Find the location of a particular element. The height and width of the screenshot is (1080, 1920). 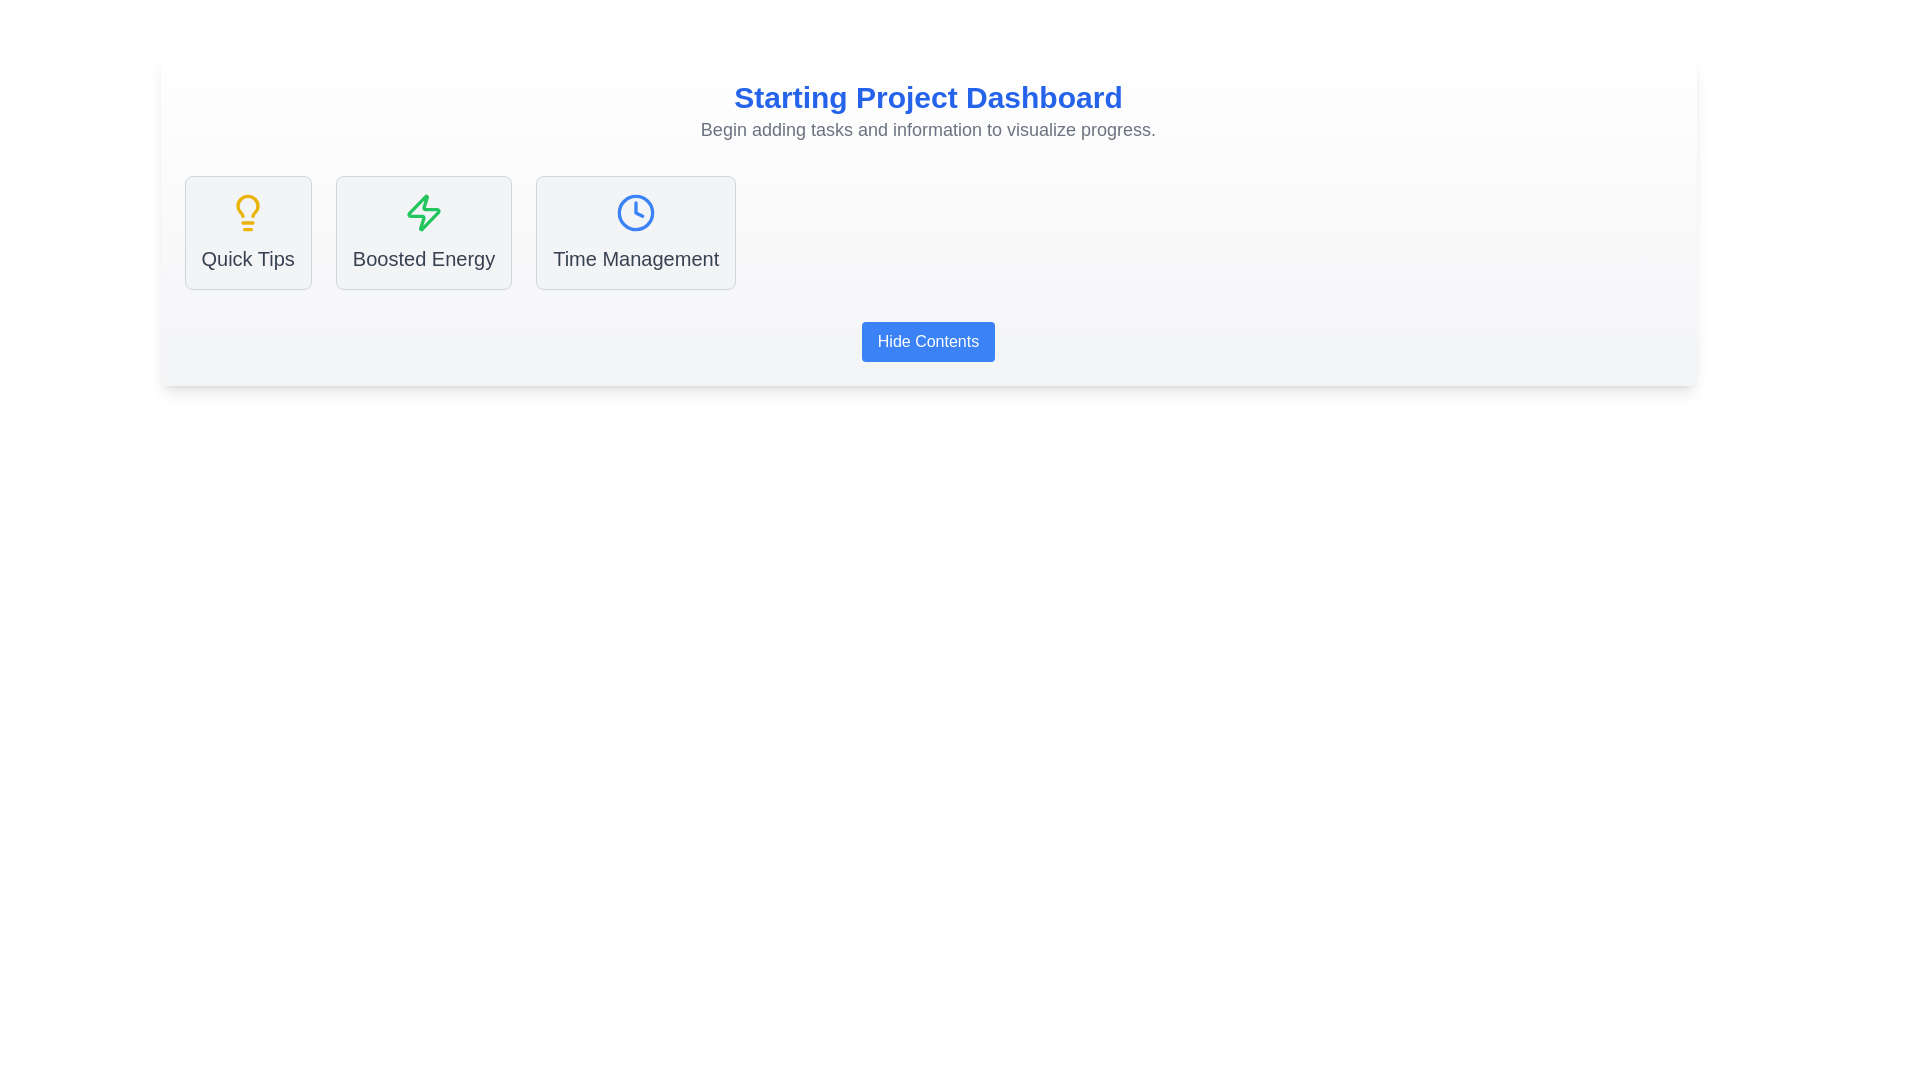

the interactive card labeled 'Boosted Energy' which features a green lightning bolt icon at the top and is positioned centrally between 'Quick Tips' and 'Time Management' is located at coordinates (422, 231).